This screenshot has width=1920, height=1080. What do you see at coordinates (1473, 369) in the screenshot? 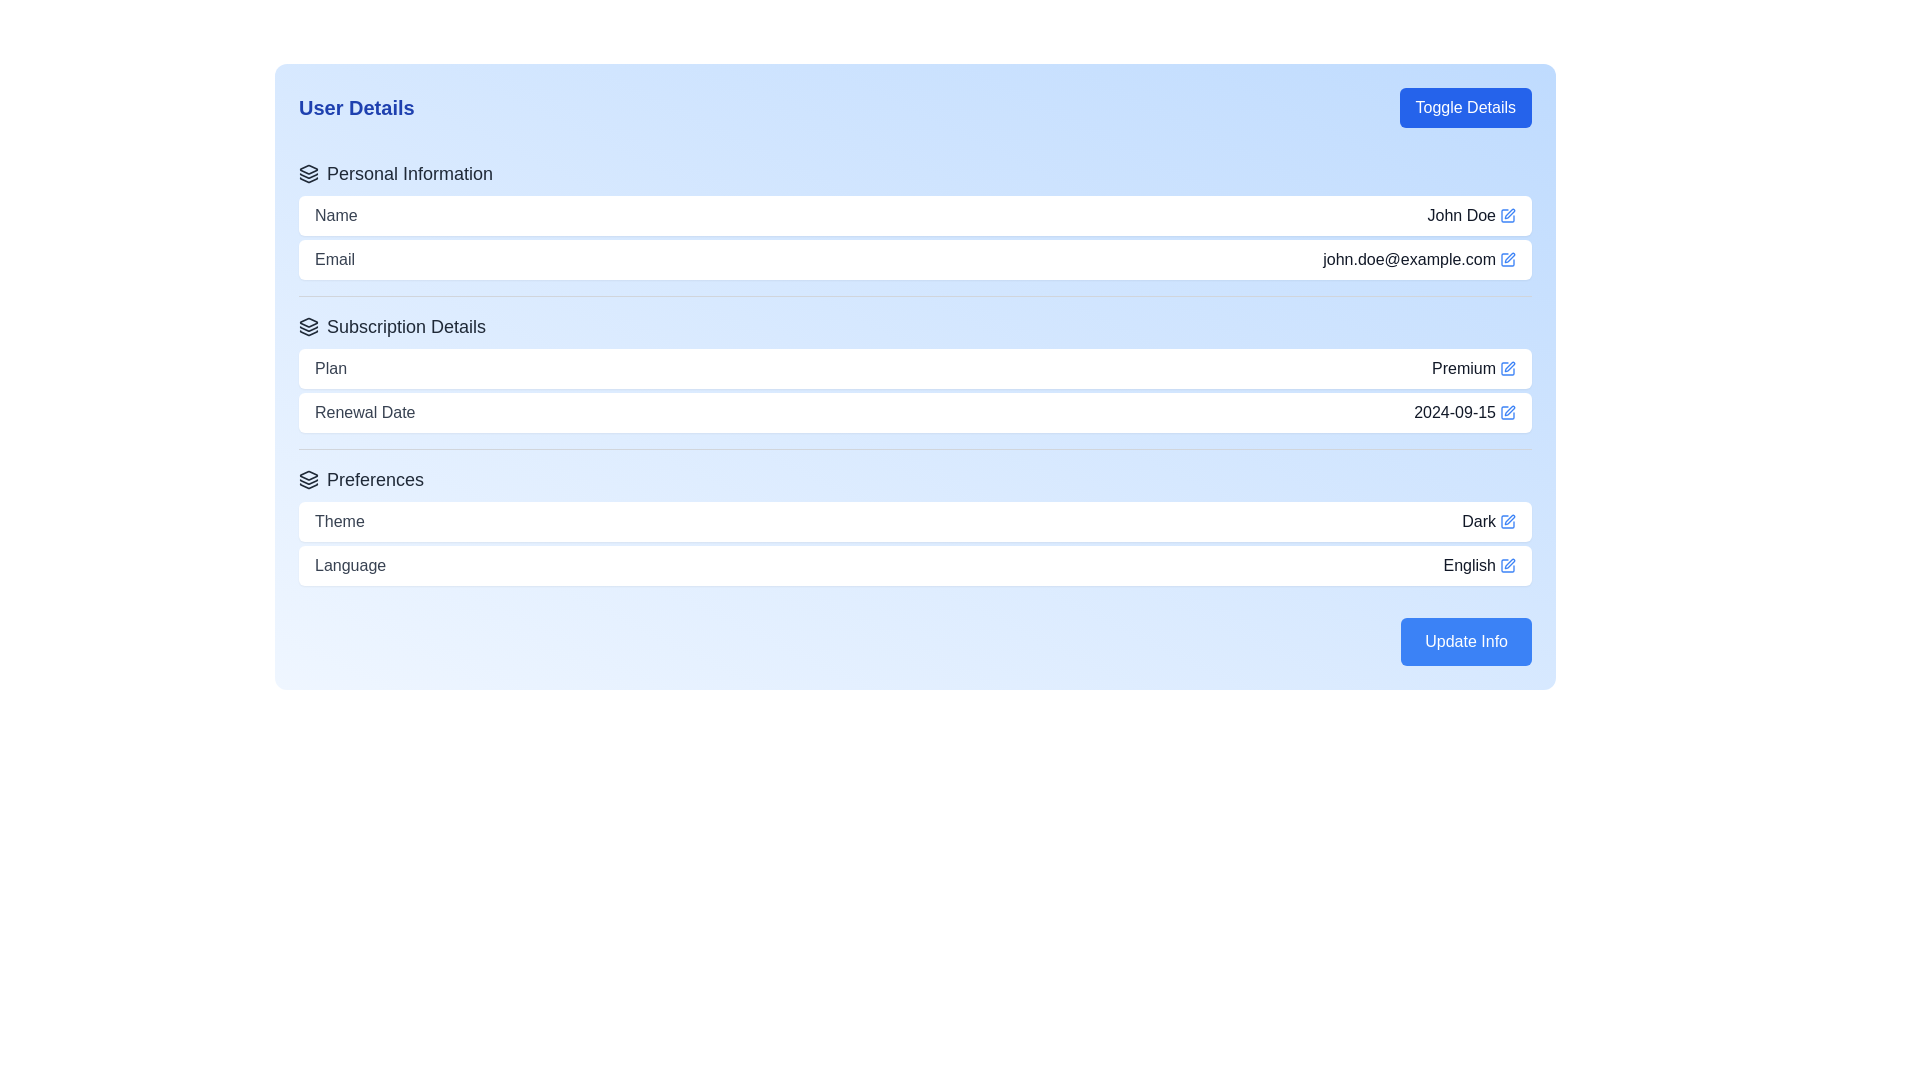
I see `the 'Premium' text label displayed in bold, dark gray font located beside the small blue edit icon in the 'Subscription Details' section under the 'Plan' row` at bounding box center [1473, 369].